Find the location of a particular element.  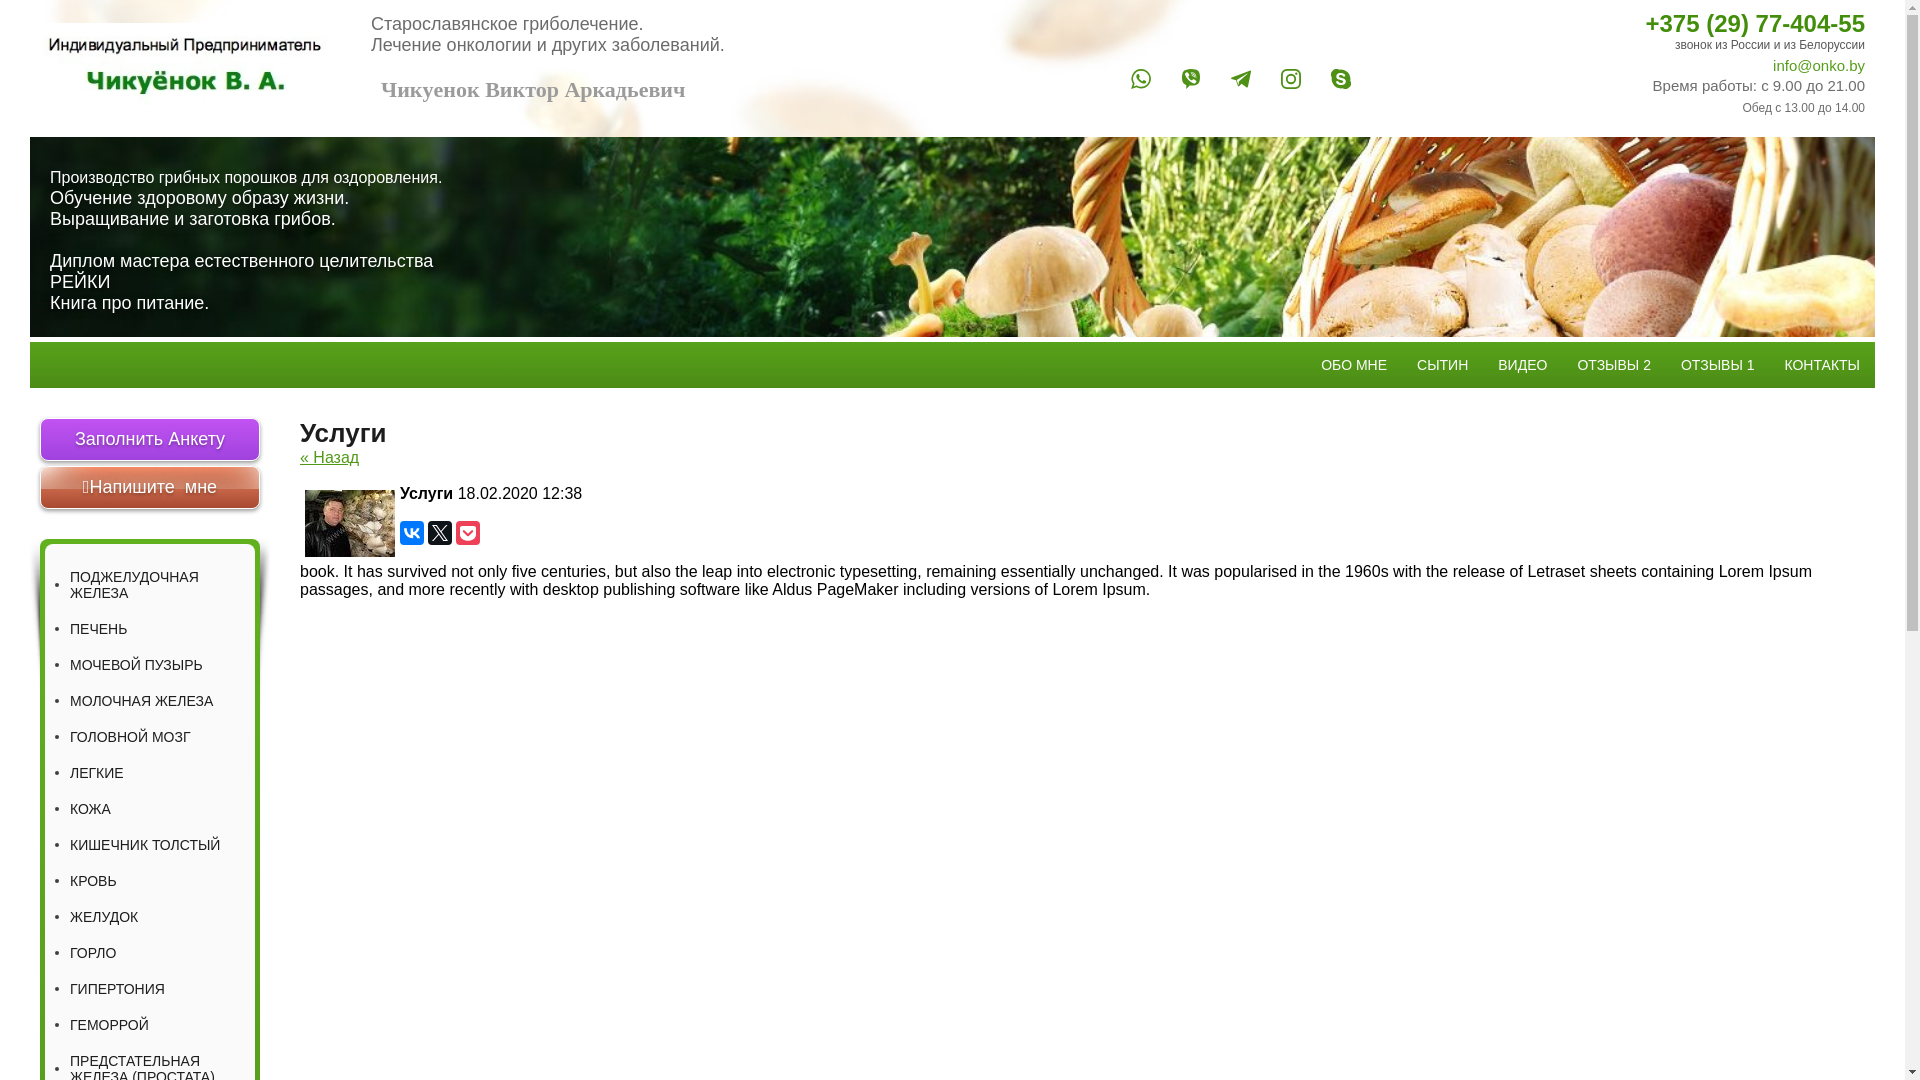

'+375 (29) 77-404-55' is located at coordinates (1625, 23).